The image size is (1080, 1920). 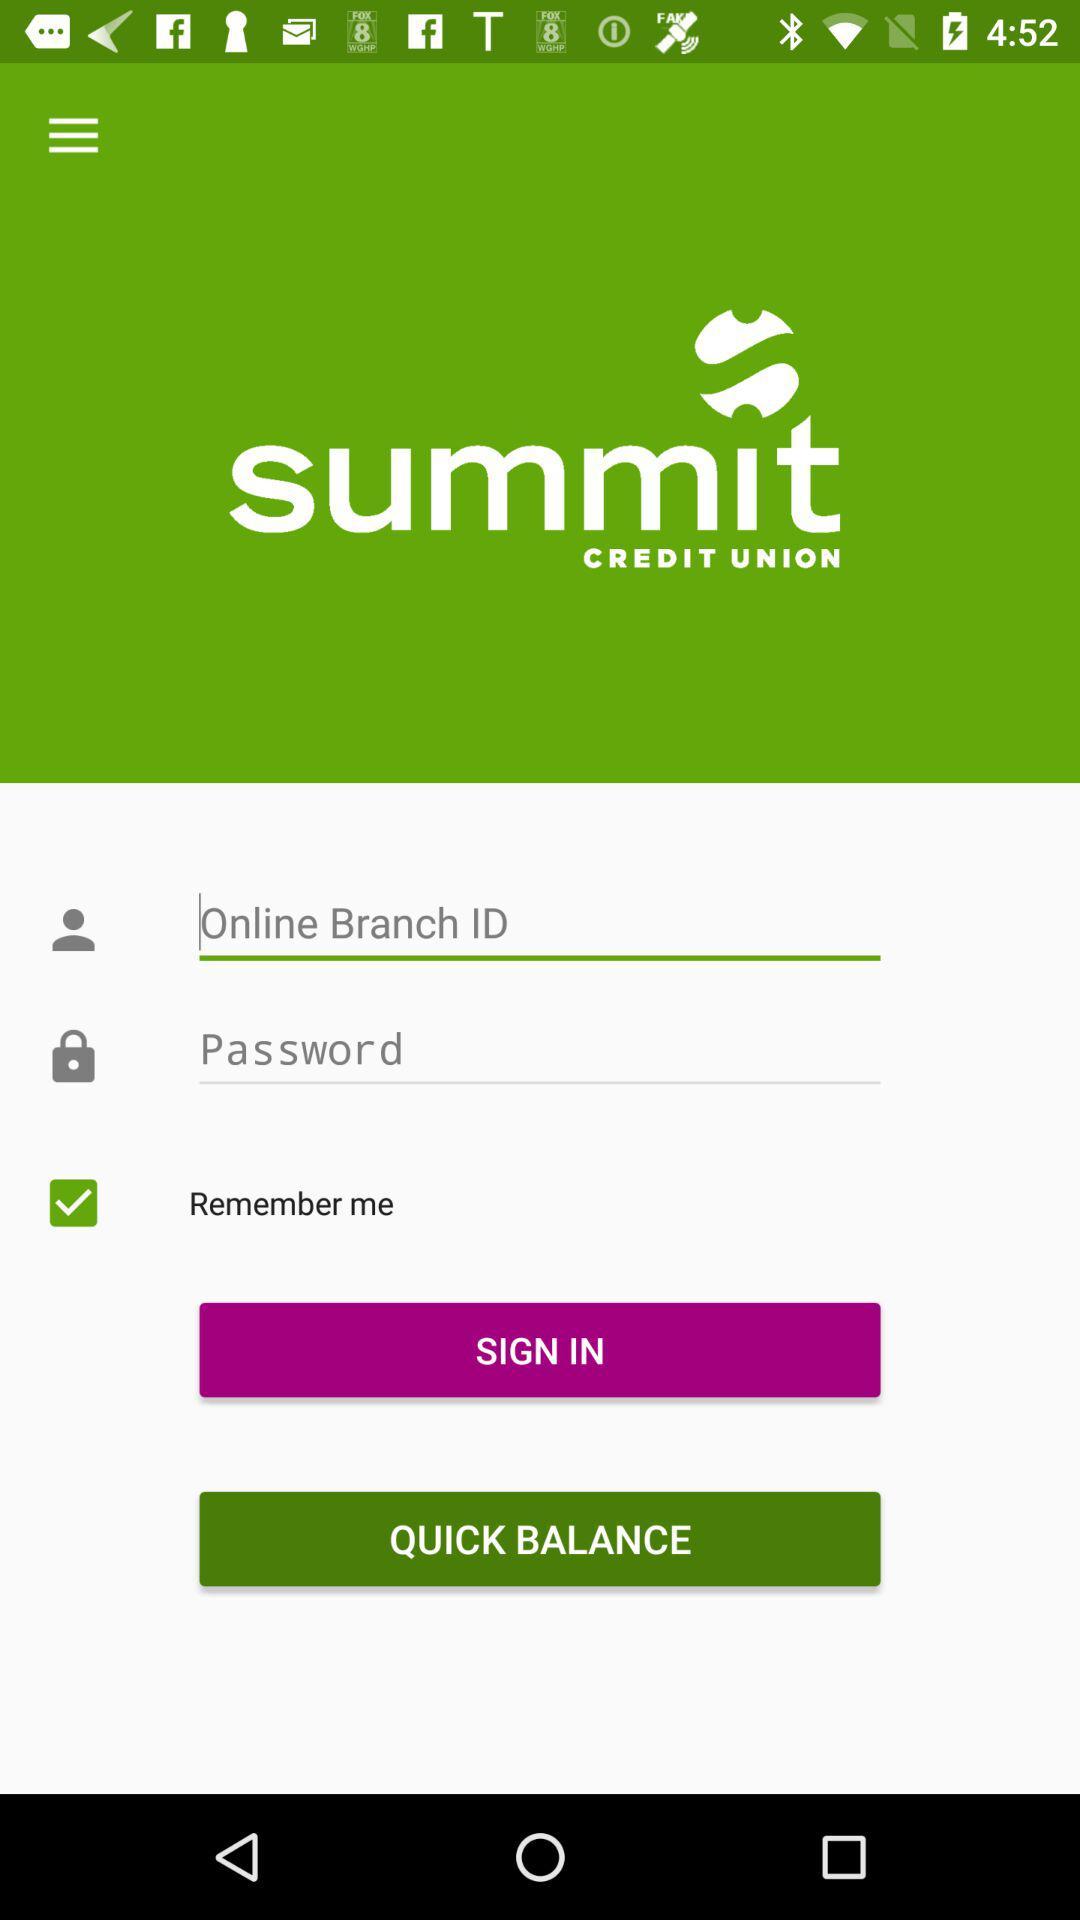 I want to click on the icon below remember me item, so click(x=540, y=1349).